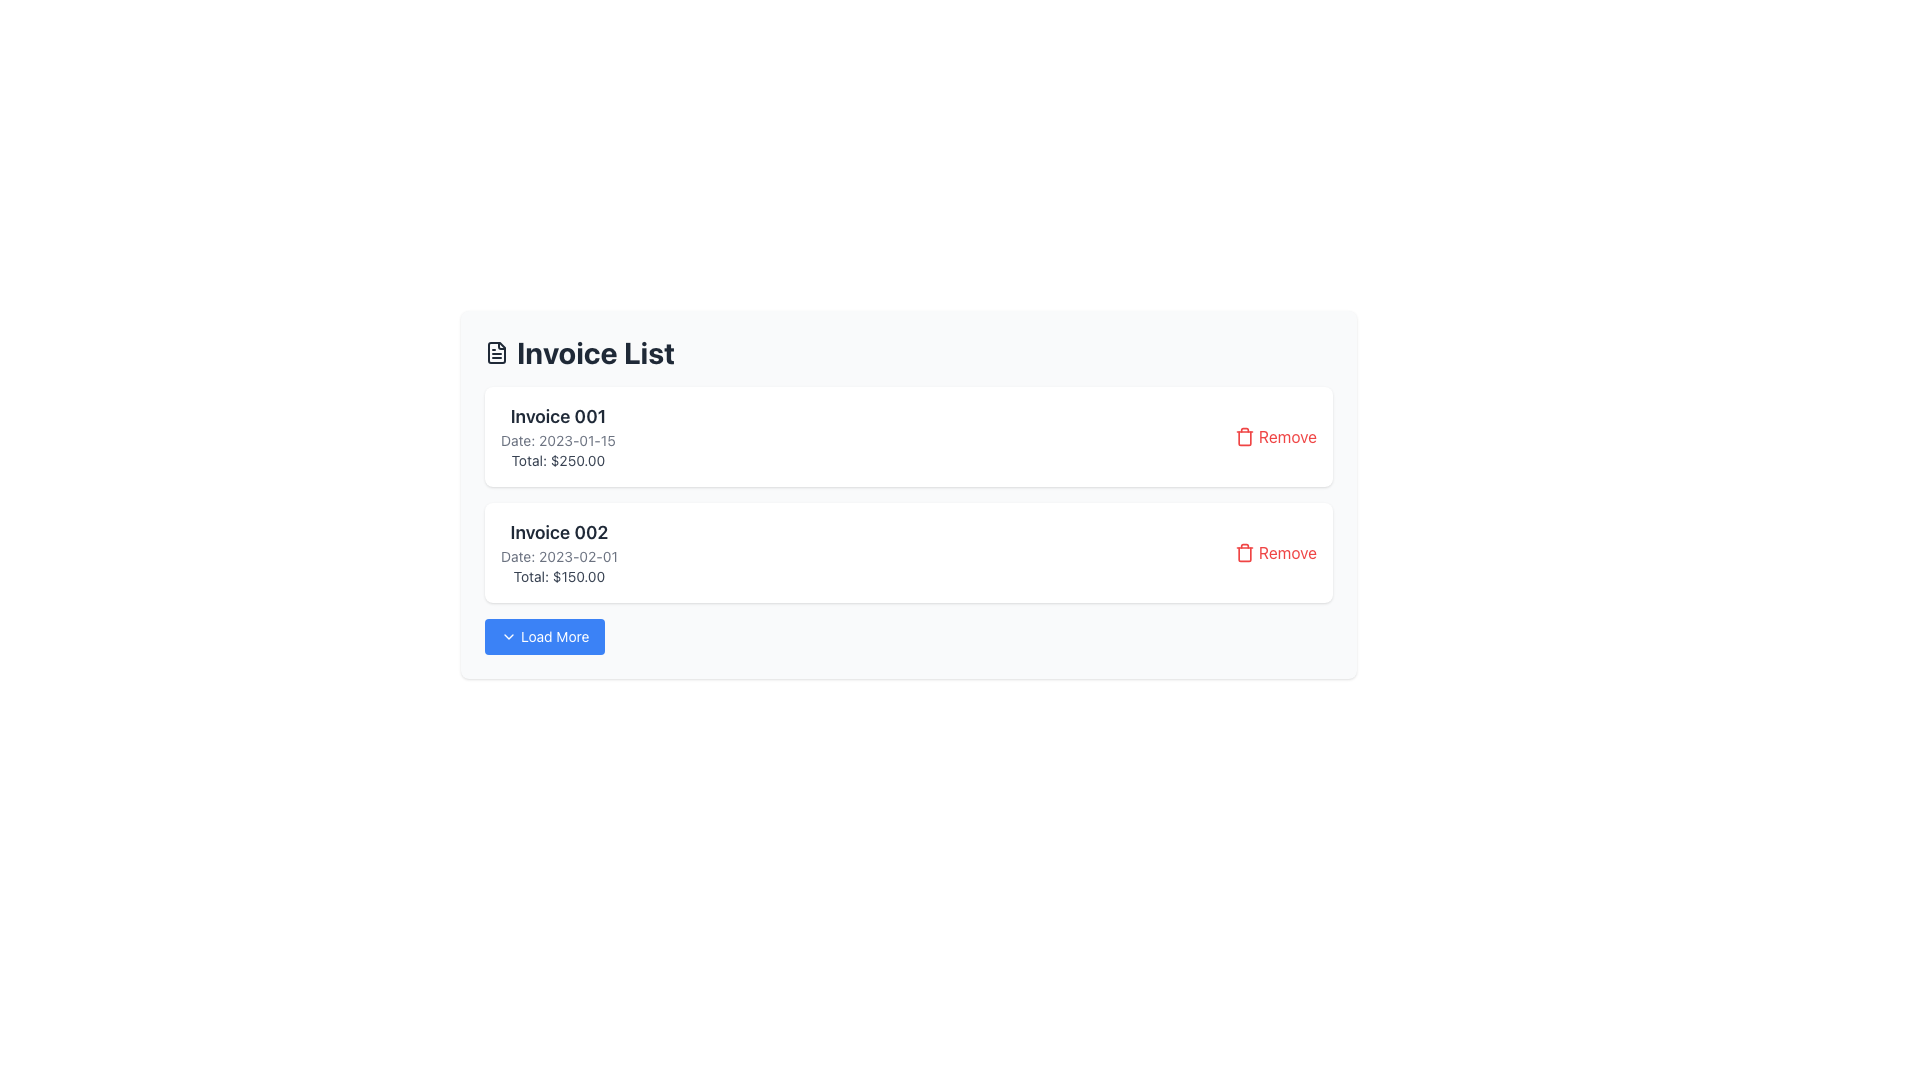 The height and width of the screenshot is (1080, 1920). Describe the element at coordinates (558, 415) in the screenshot. I see `the 'Invoice 001' text label, which is the first line of text in a section that includes the date and total amount for the invoice, styled with a larger, bold font and dark gray color` at that location.